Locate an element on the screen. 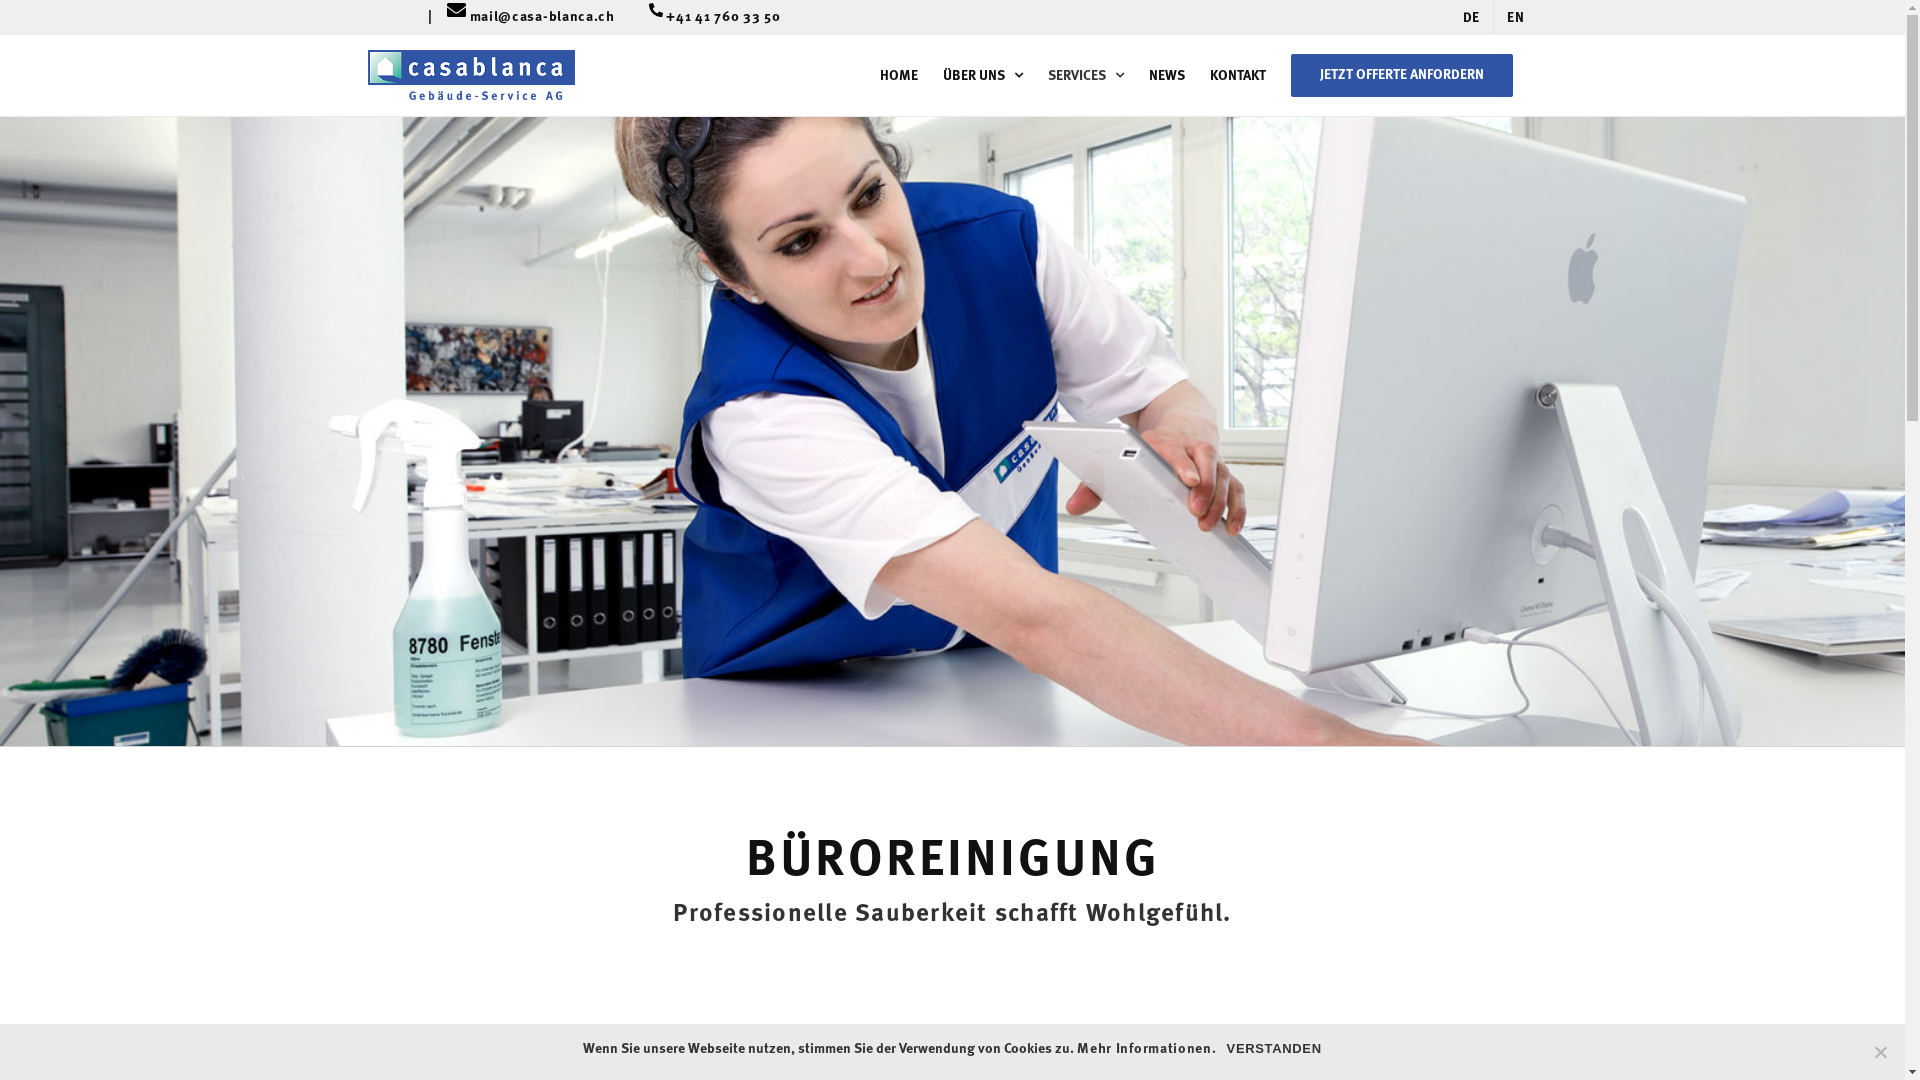 This screenshot has width=1920, height=1080. 'No' is located at coordinates (1879, 1051).